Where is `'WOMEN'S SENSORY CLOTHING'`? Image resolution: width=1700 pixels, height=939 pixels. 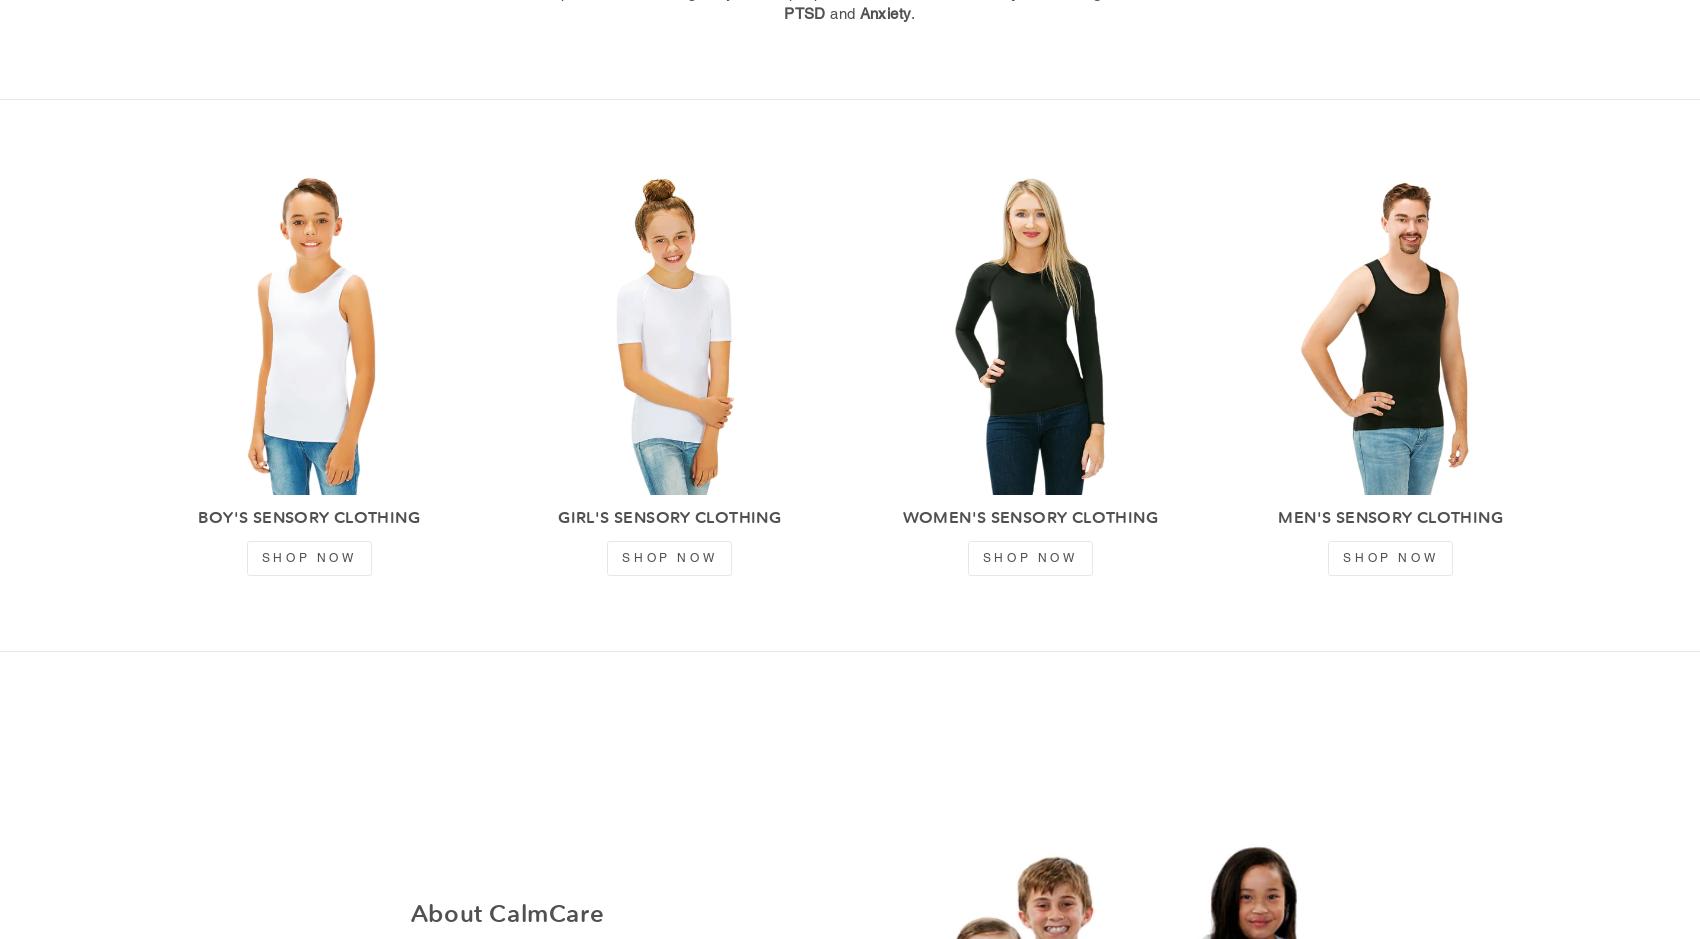 'WOMEN'S SENSORY CLOTHING' is located at coordinates (1028, 517).